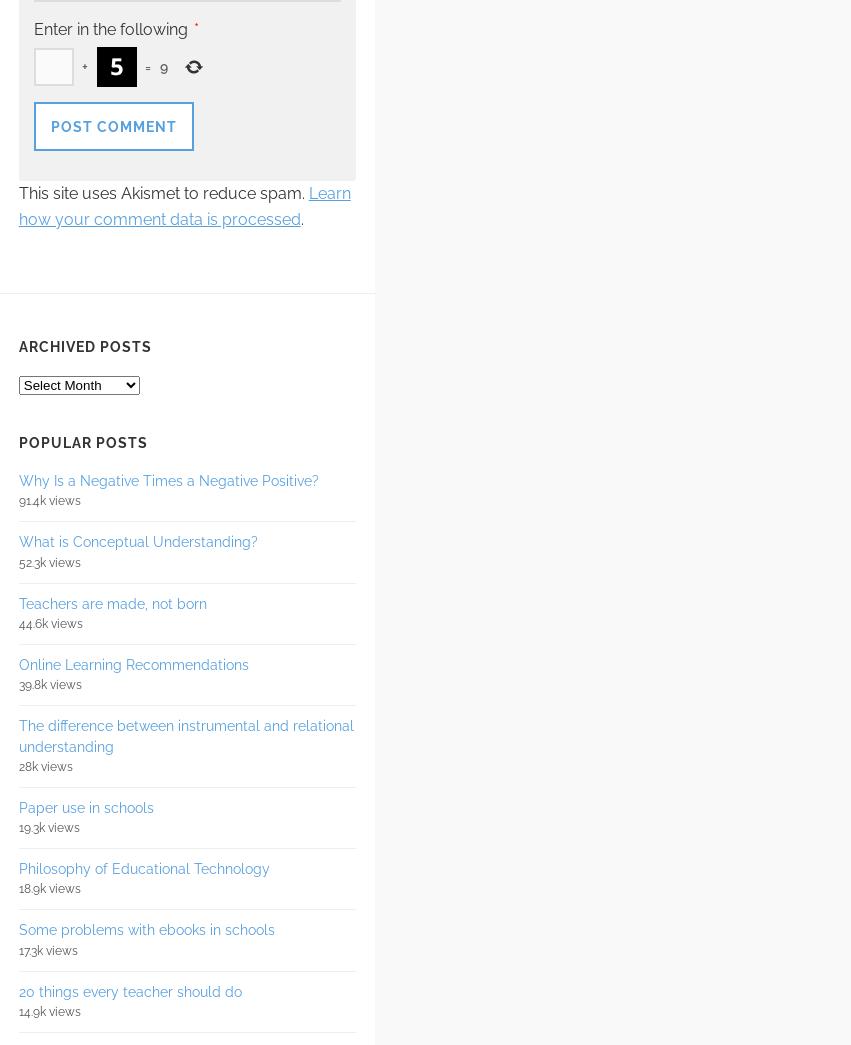 Image resolution: width=851 pixels, height=1045 pixels. What do you see at coordinates (47, 949) in the screenshot?
I see `'17.3k views'` at bounding box center [47, 949].